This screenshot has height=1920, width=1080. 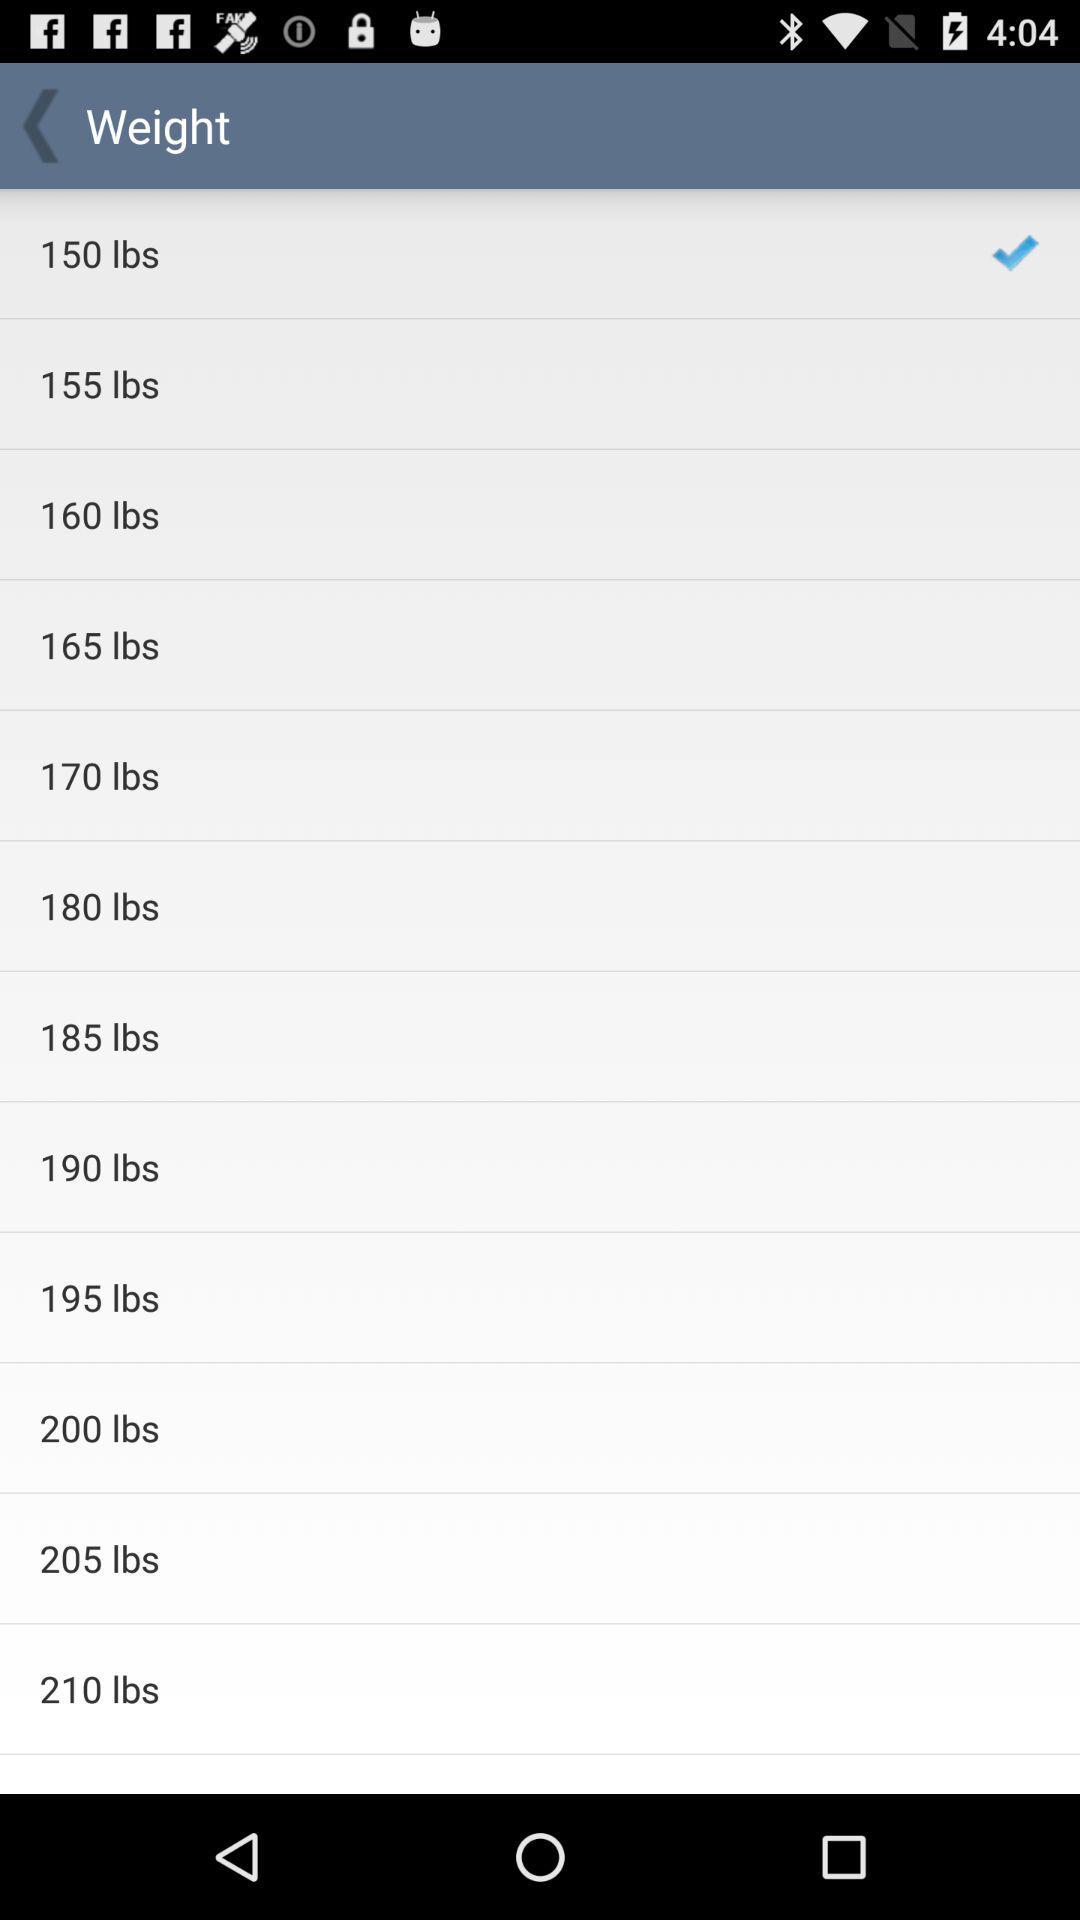 What do you see at coordinates (489, 252) in the screenshot?
I see `150 lbs icon` at bounding box center [489, 252].